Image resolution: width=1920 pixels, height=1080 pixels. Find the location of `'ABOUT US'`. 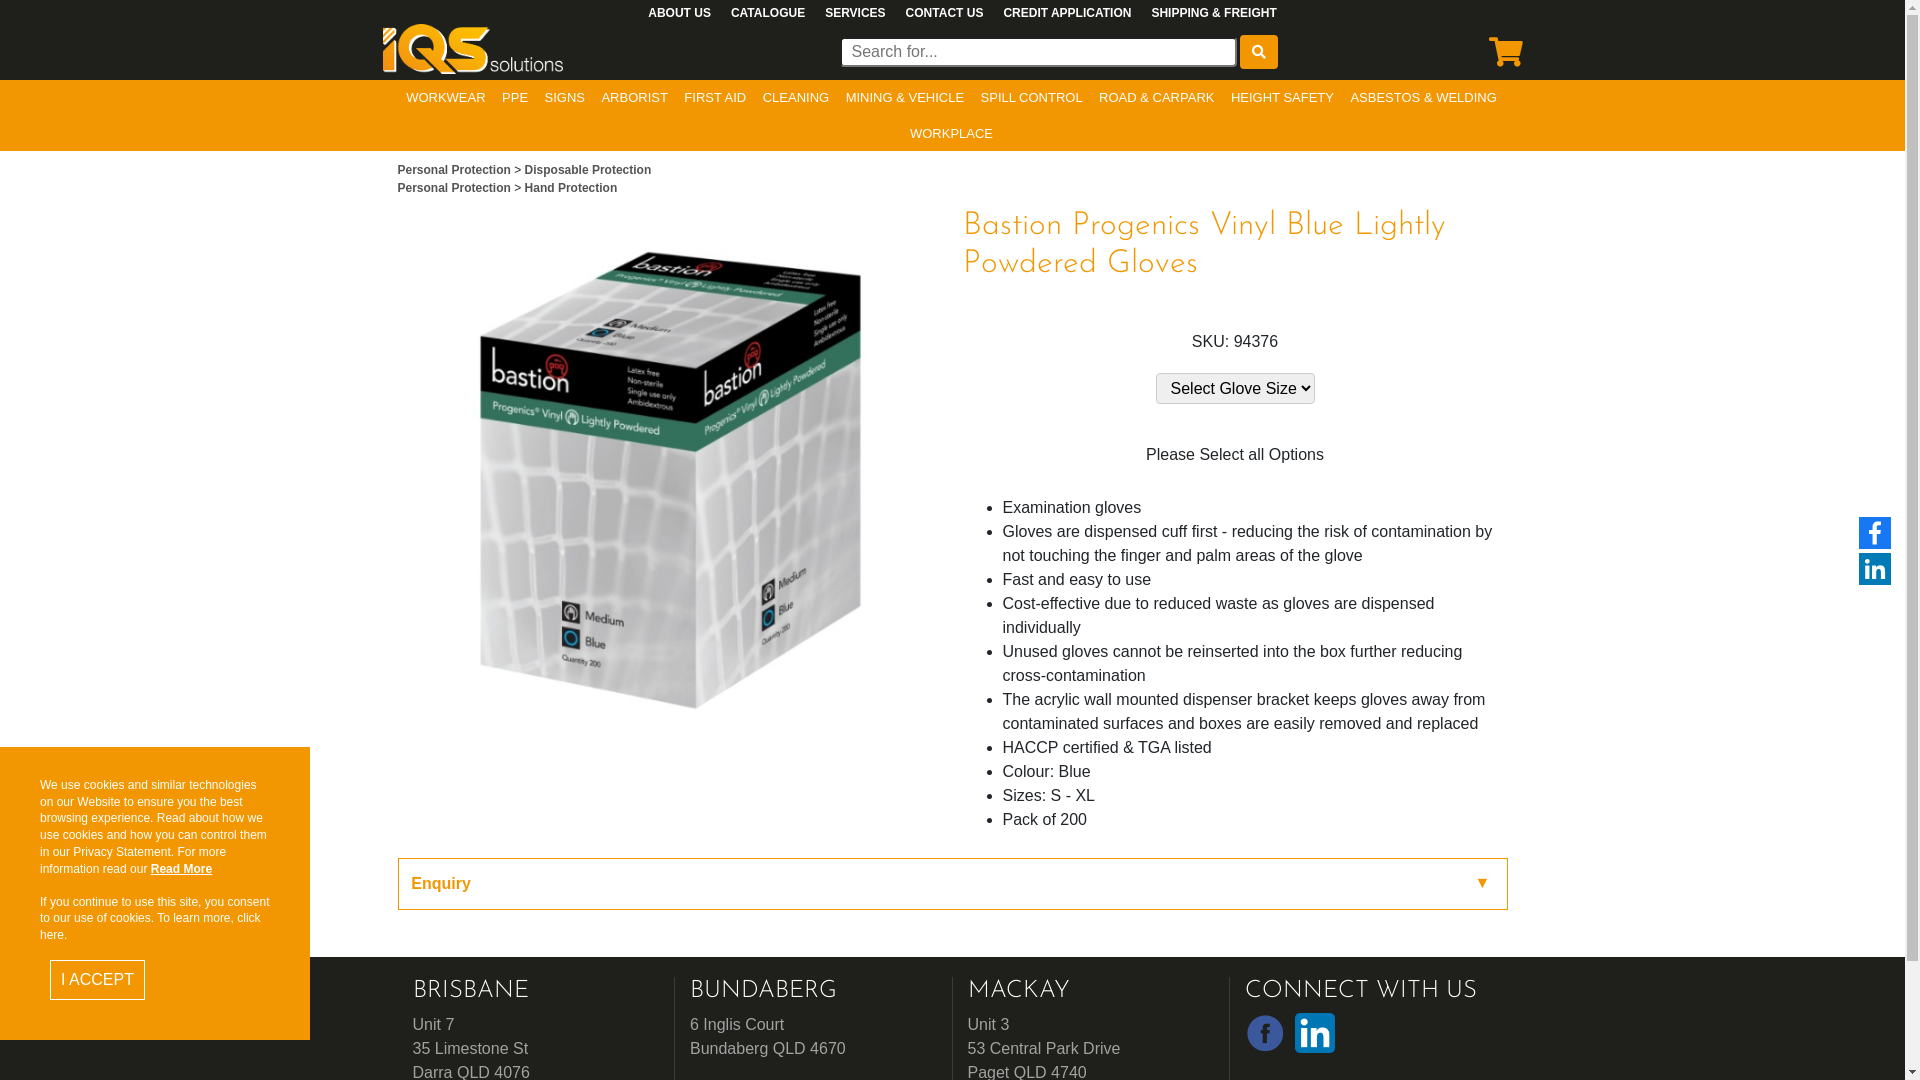

'ABOUT US' is located at coordinates (679, 12).